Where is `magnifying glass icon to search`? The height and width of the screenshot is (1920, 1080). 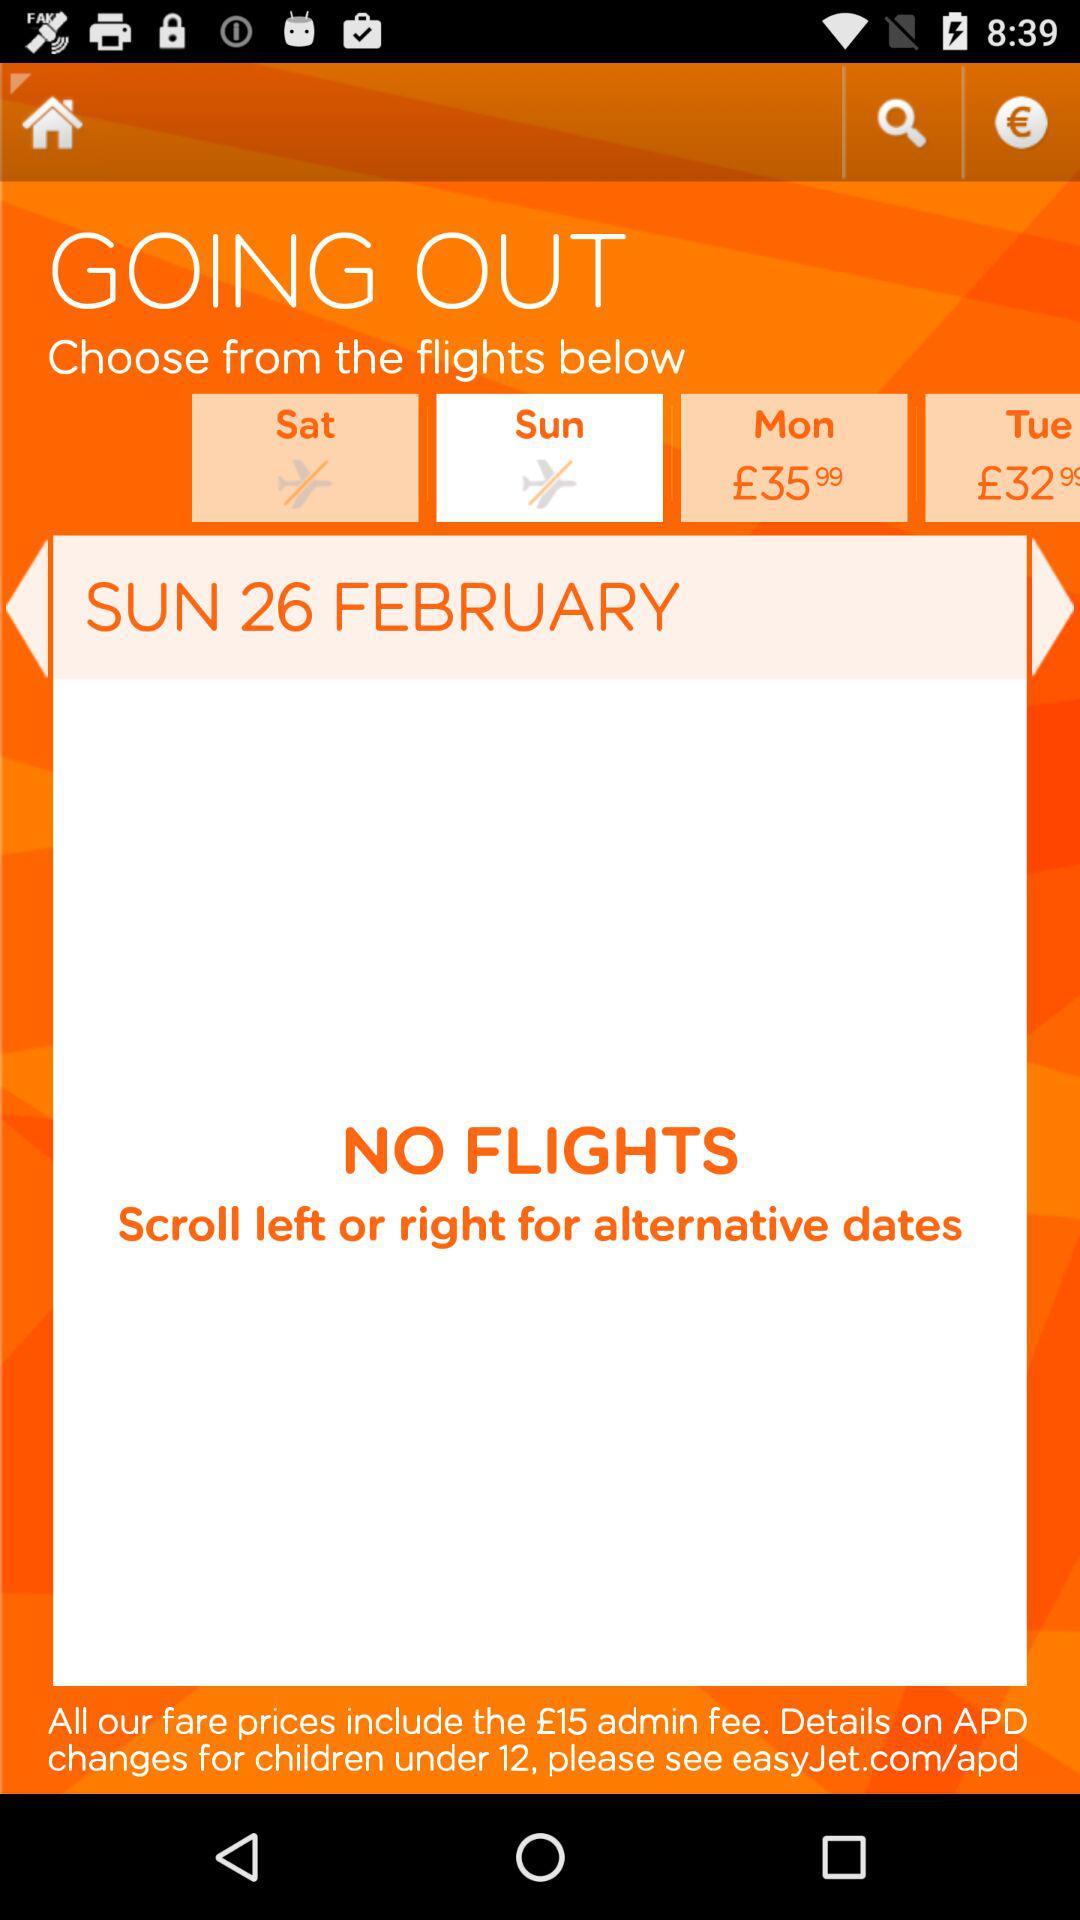
magnifying glass icon to search is located at coordinates (901, 121).